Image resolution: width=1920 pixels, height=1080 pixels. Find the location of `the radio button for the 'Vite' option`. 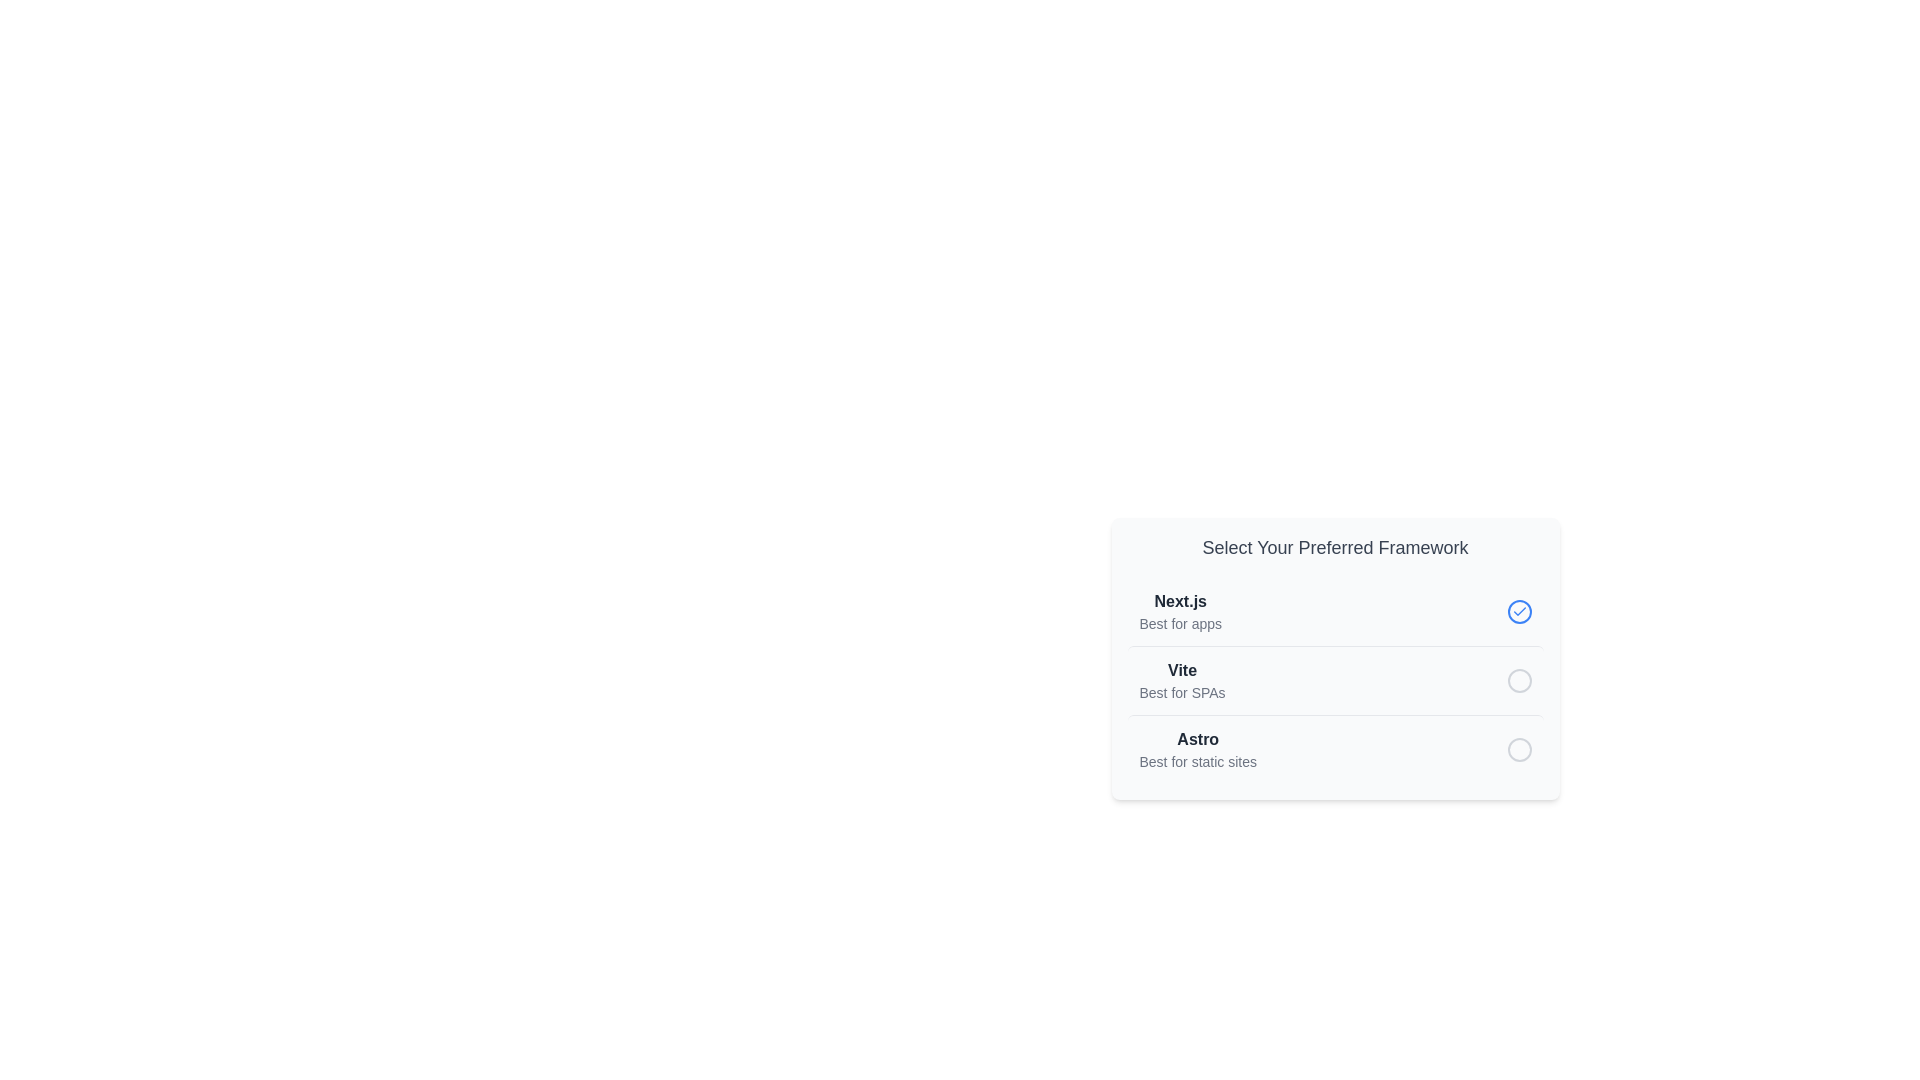

the radio button for the 'Vite' option is located at coordinates (1519, 680).